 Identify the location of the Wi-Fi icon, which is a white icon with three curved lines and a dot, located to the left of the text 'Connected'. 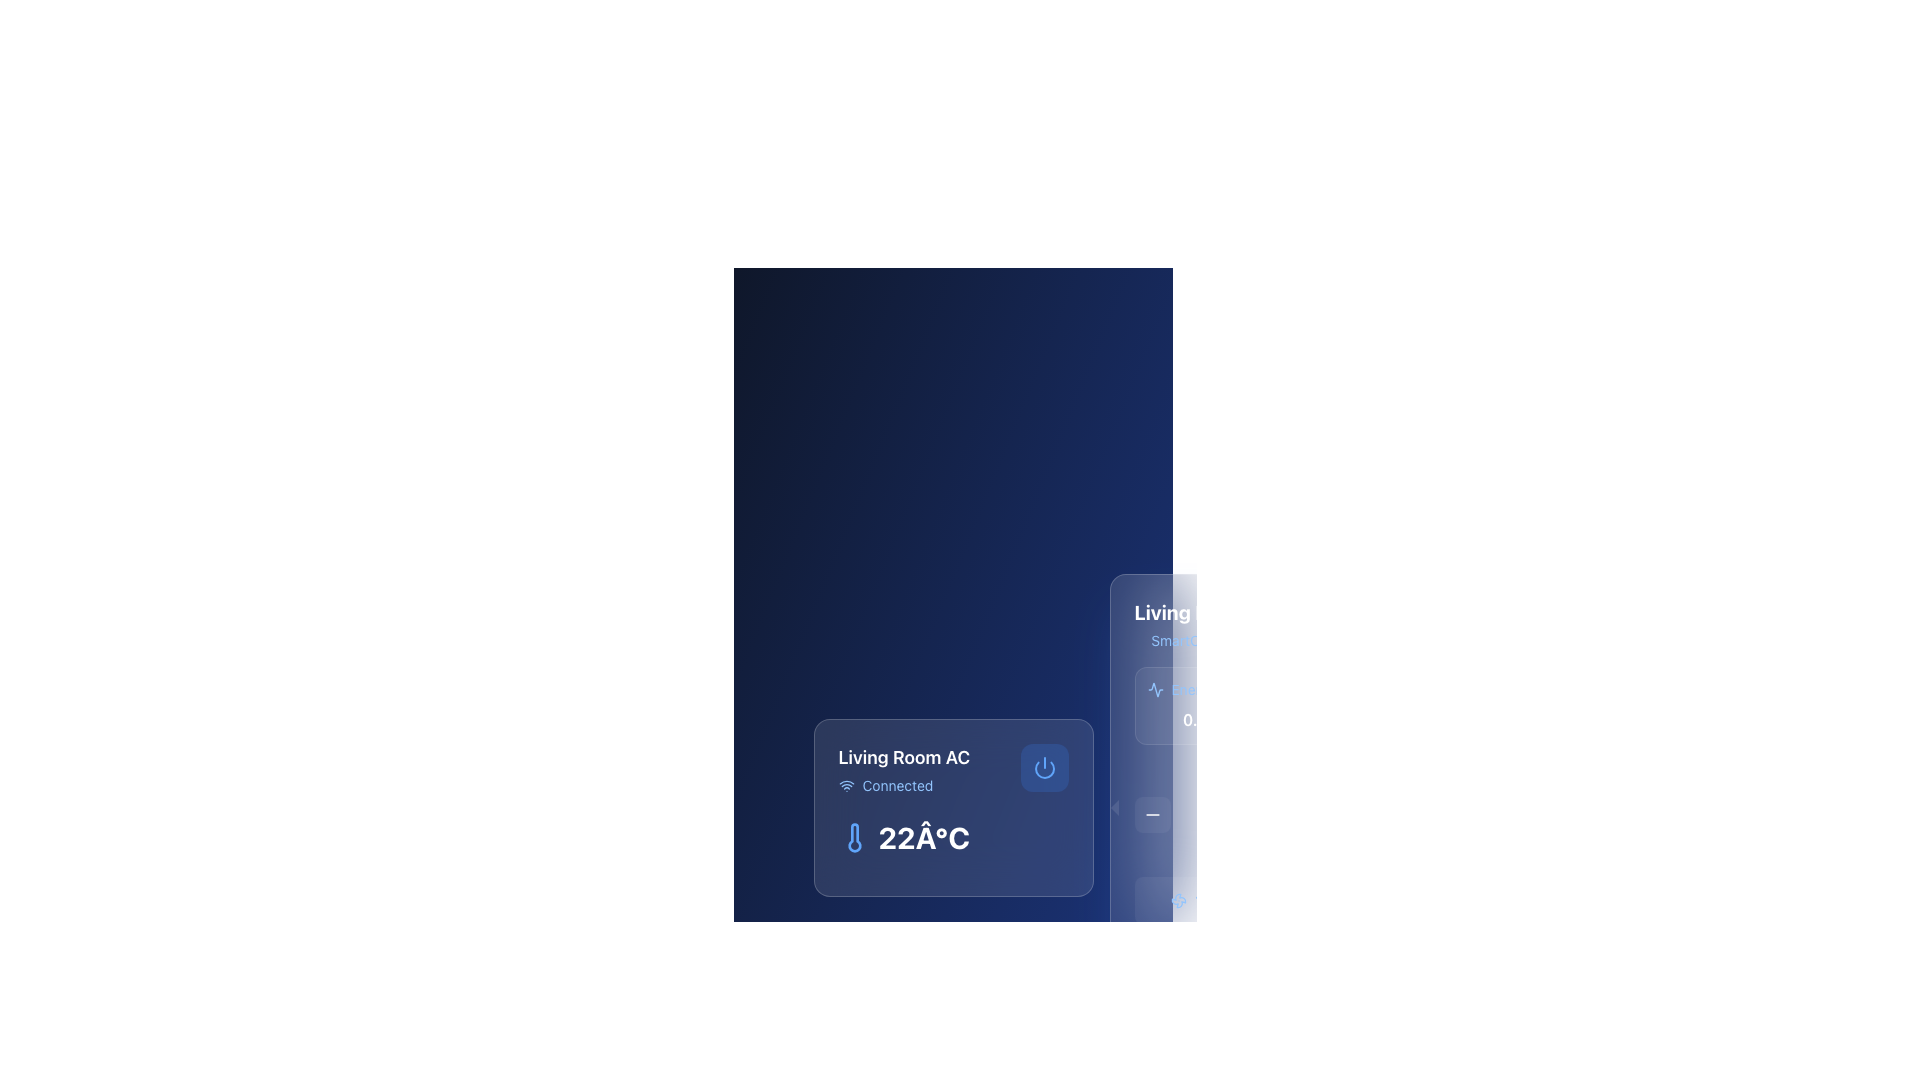
(846, 785).